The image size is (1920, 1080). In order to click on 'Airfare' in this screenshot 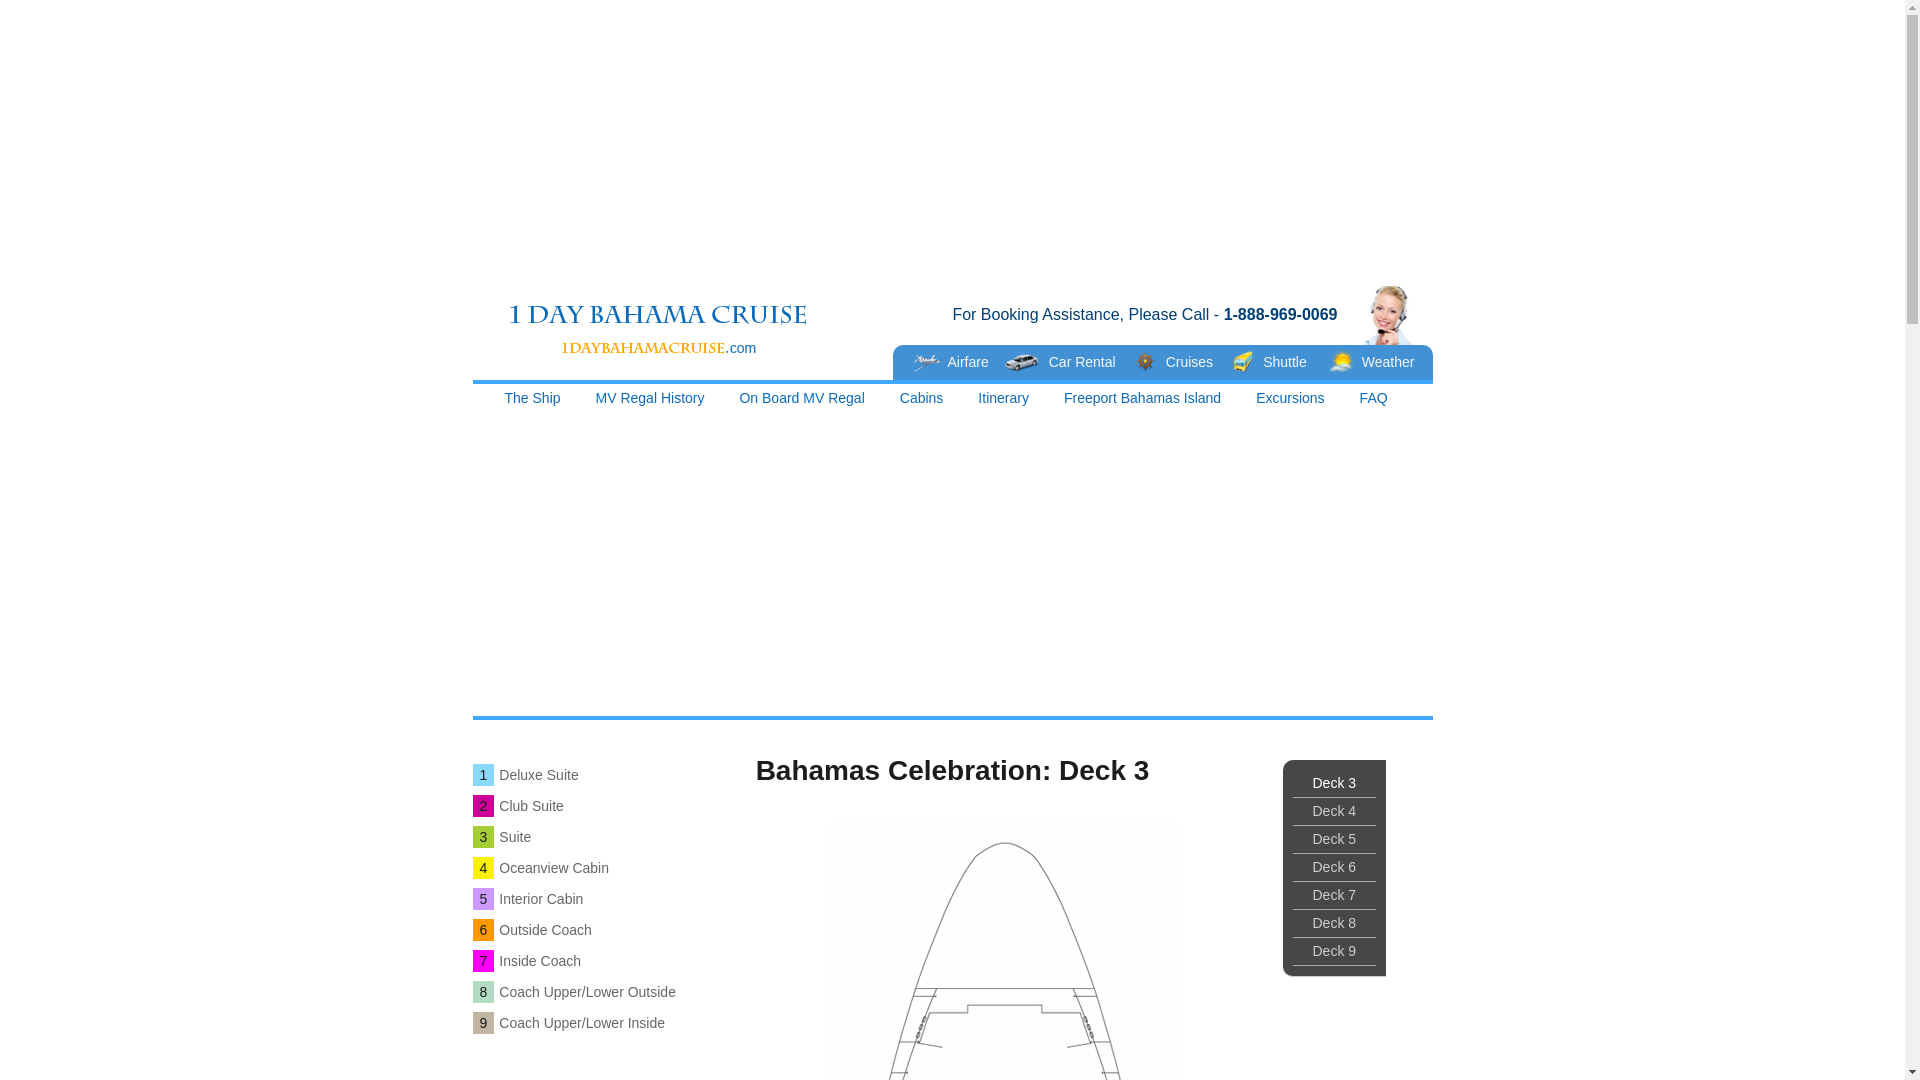, I will do `click(901, 362)`.